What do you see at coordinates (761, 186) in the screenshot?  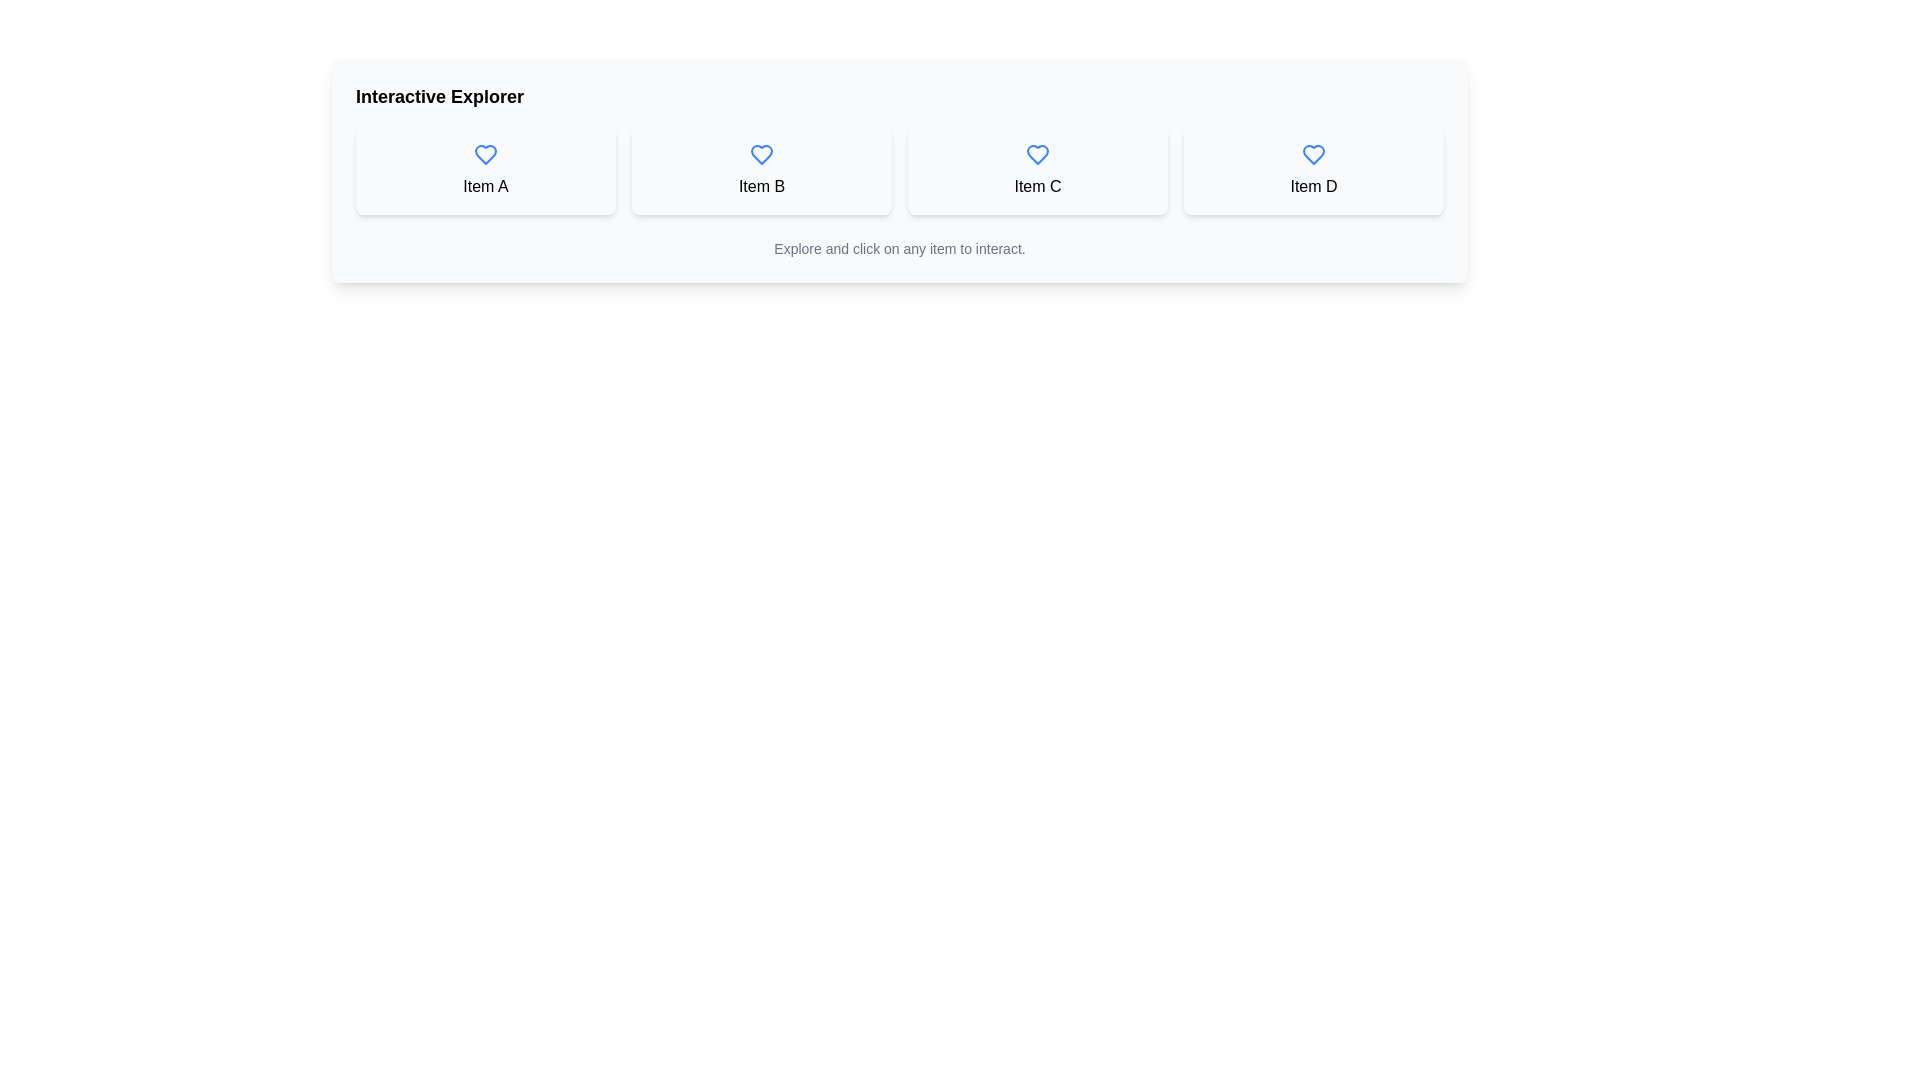 I see `the text label that identifies the second card in the list, located centrally below an icon and between 'Item A' and 'Item C'` at bounding box center [761, 186].